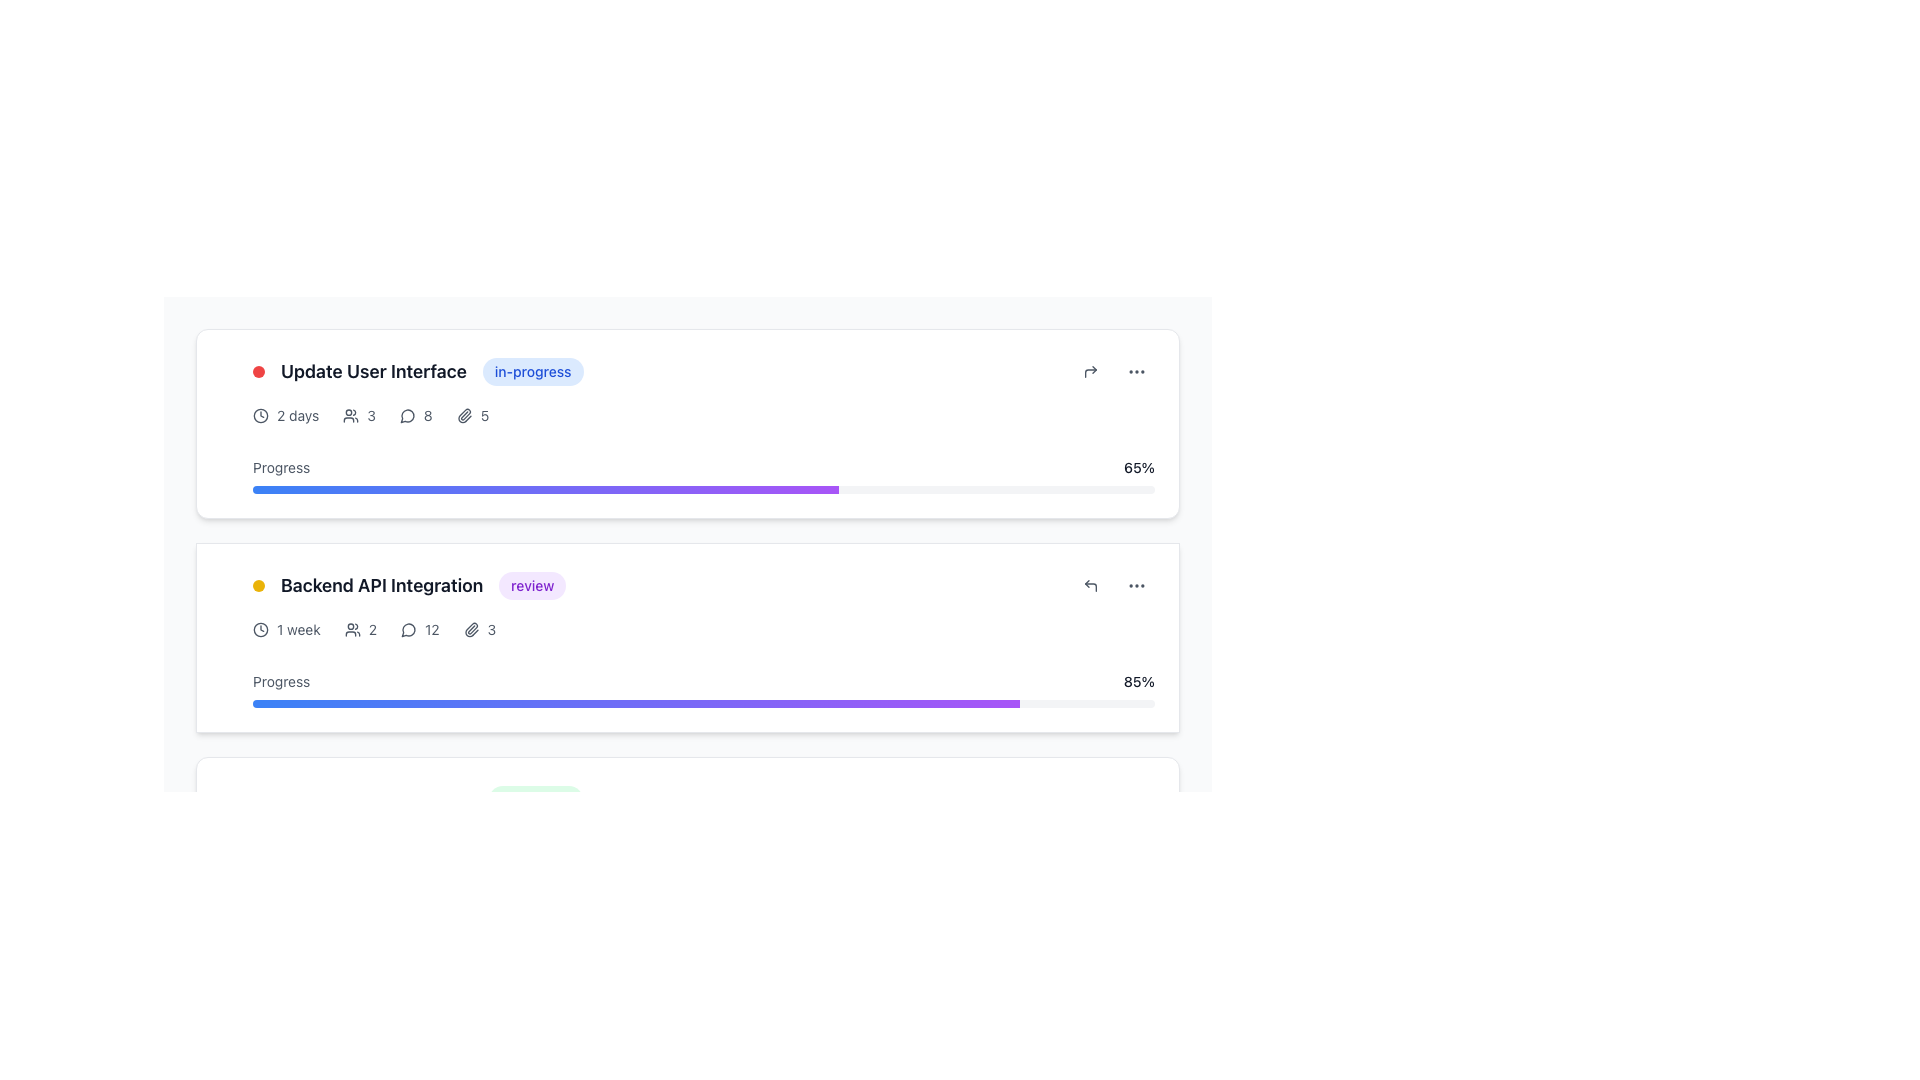  Describe the element at coordinates (259, 415) in the screenshot. I see `the small clock icon with a minimalist design located below the title 'Update User Interface' and before the text '2 days'` at that location.